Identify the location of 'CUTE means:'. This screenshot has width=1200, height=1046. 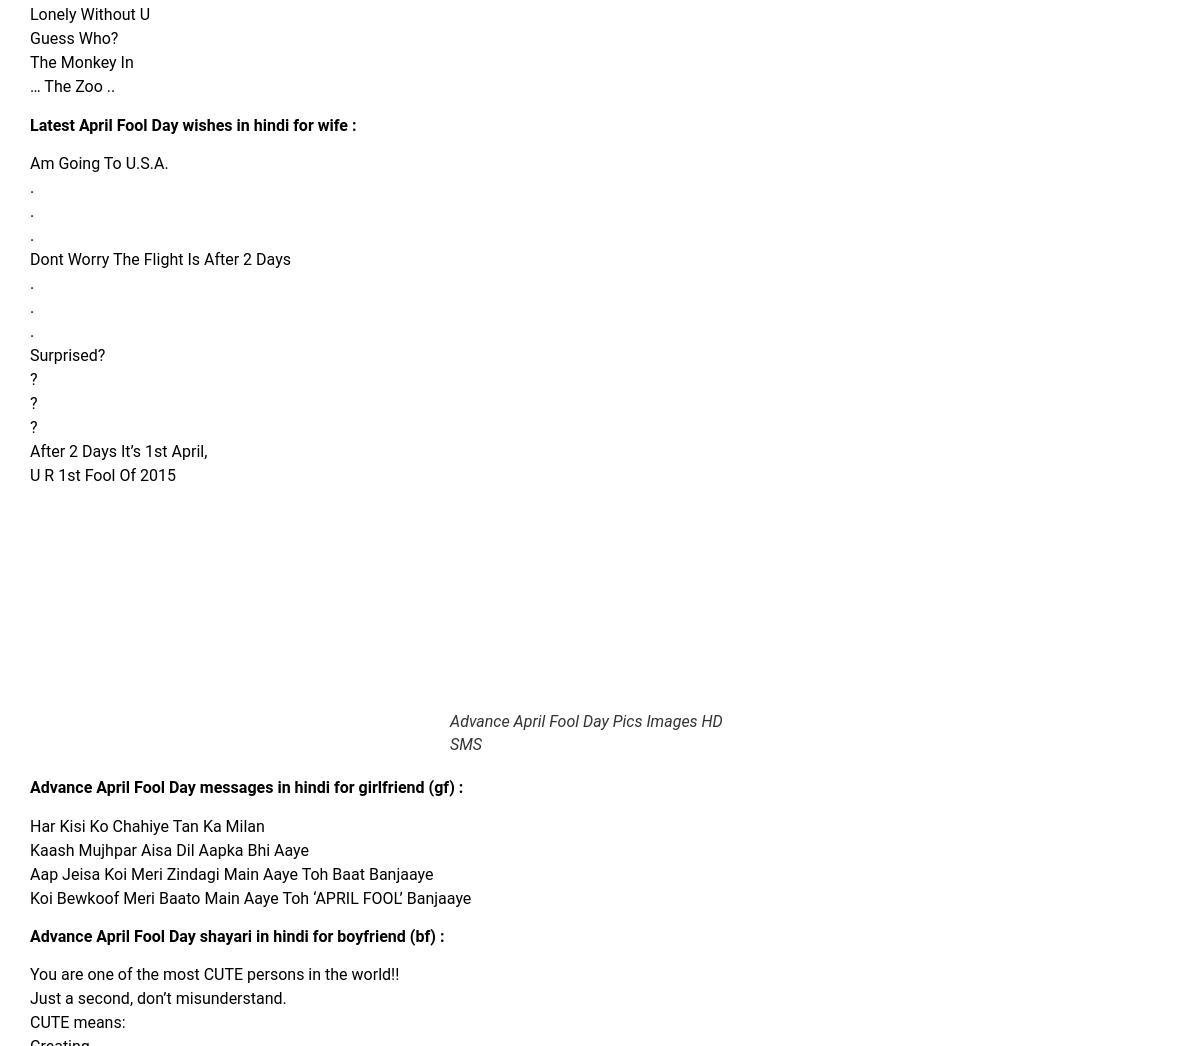
(77, 1022).